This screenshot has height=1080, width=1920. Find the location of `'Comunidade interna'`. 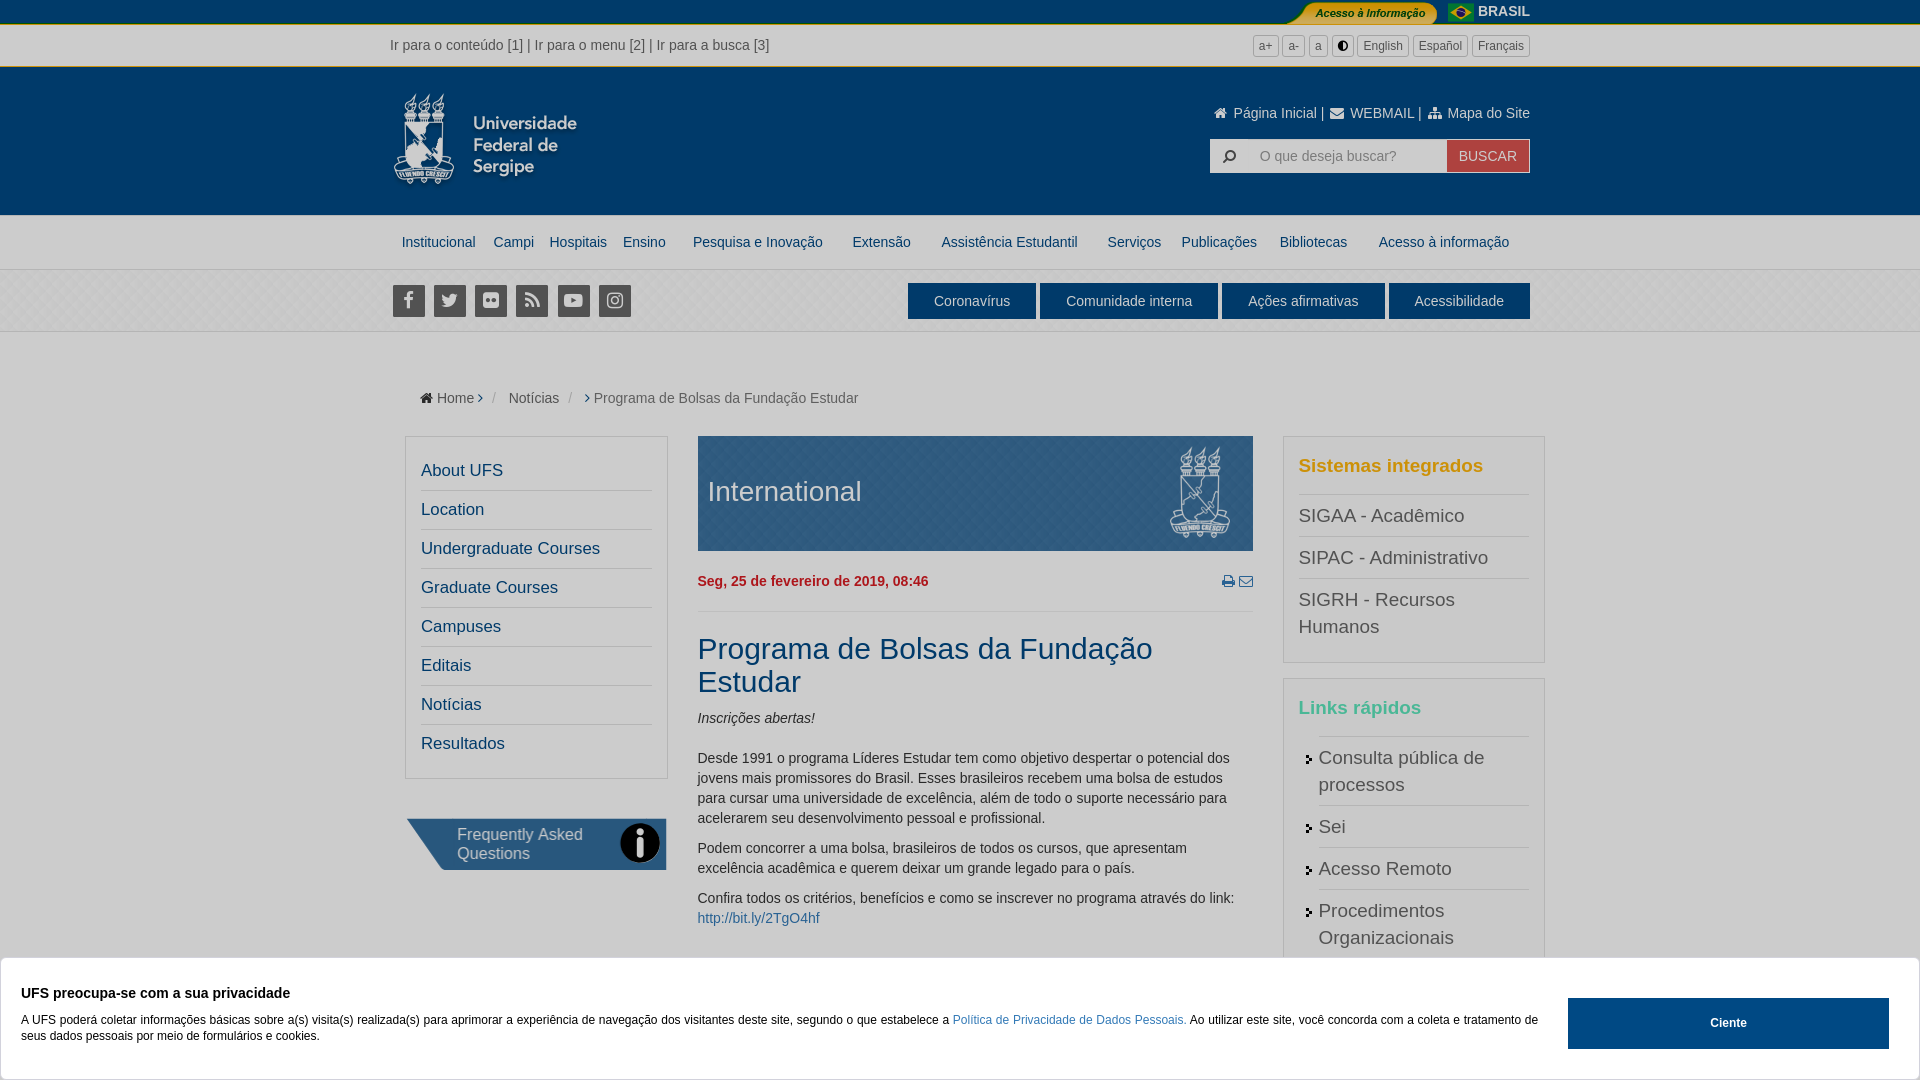

'Comunidade interna' is located at coordinates (1128, 300).